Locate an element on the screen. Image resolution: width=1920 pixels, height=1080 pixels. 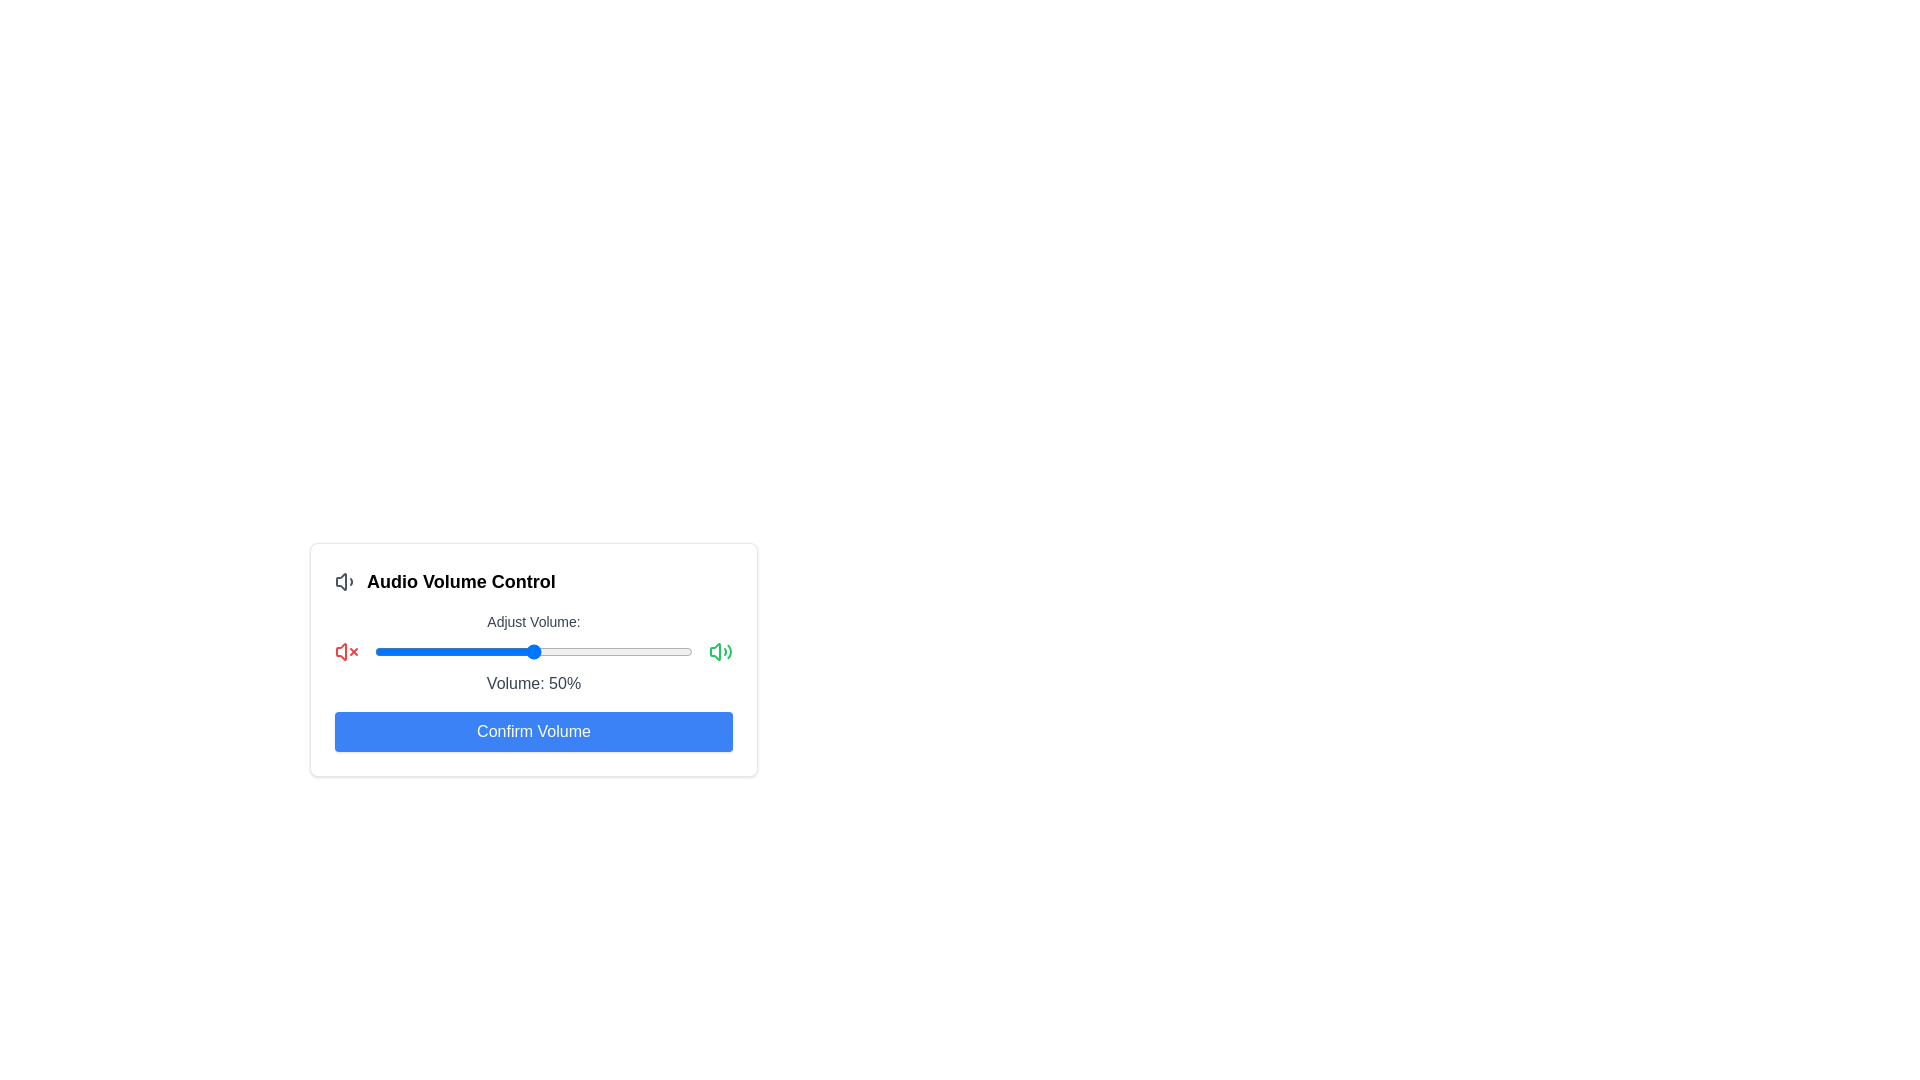
the volume slider to 90% is located at coordinates (661, 651).